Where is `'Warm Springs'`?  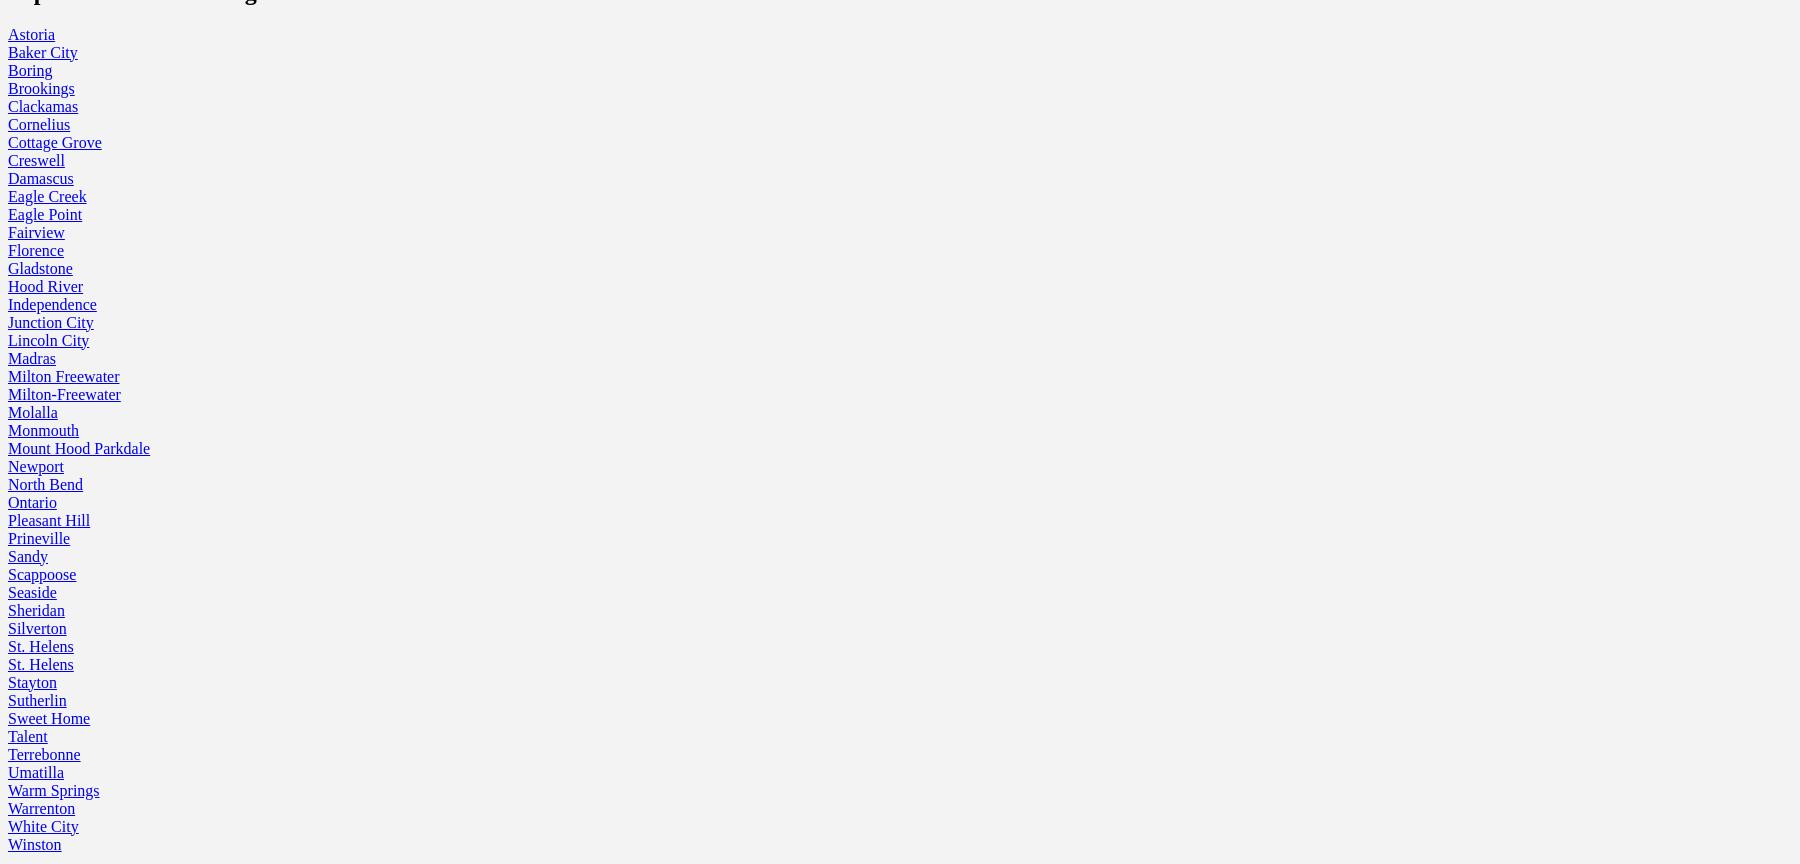 'Warm Springs' is located at coordinates (52, 788).